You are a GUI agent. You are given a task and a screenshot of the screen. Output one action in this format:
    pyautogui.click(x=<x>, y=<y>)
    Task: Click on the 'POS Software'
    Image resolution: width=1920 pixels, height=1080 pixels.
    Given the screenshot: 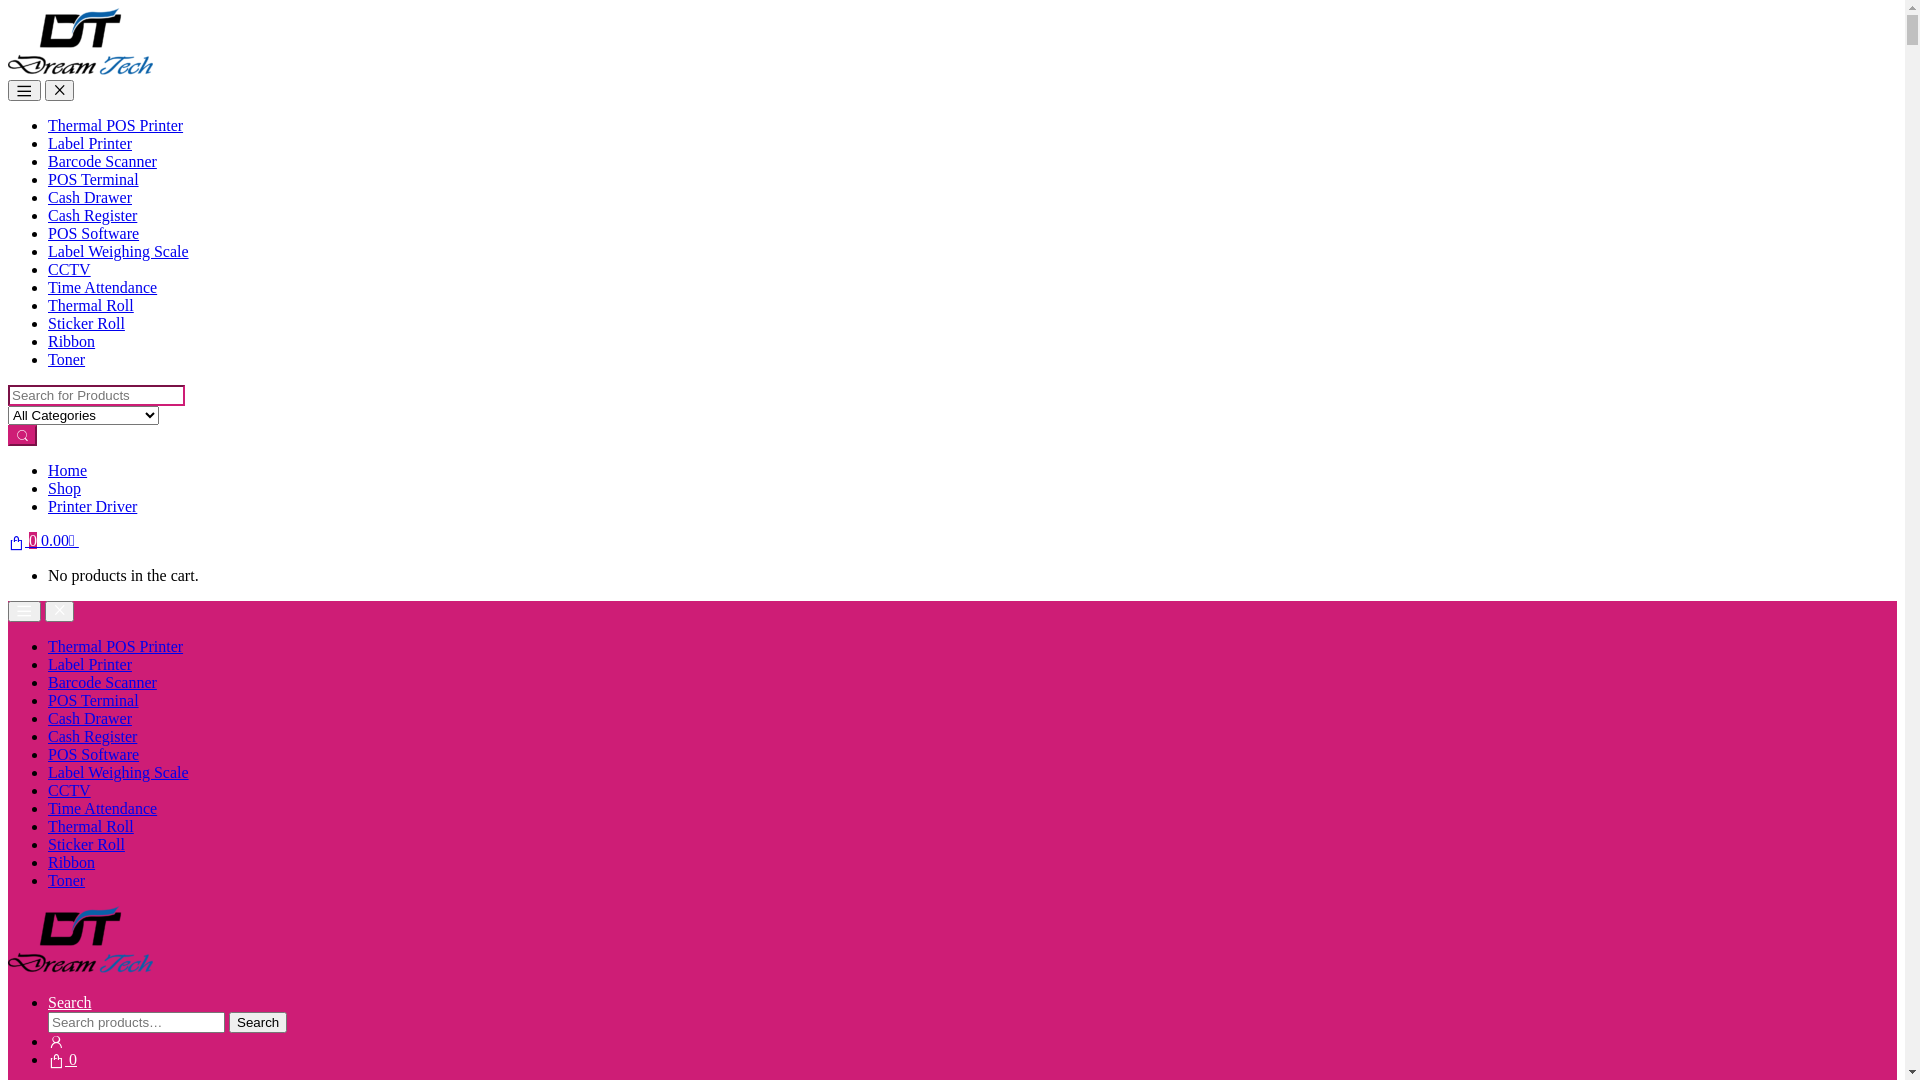 What is the action you would take?
    pyautogui.click(x=92, y=232)
    